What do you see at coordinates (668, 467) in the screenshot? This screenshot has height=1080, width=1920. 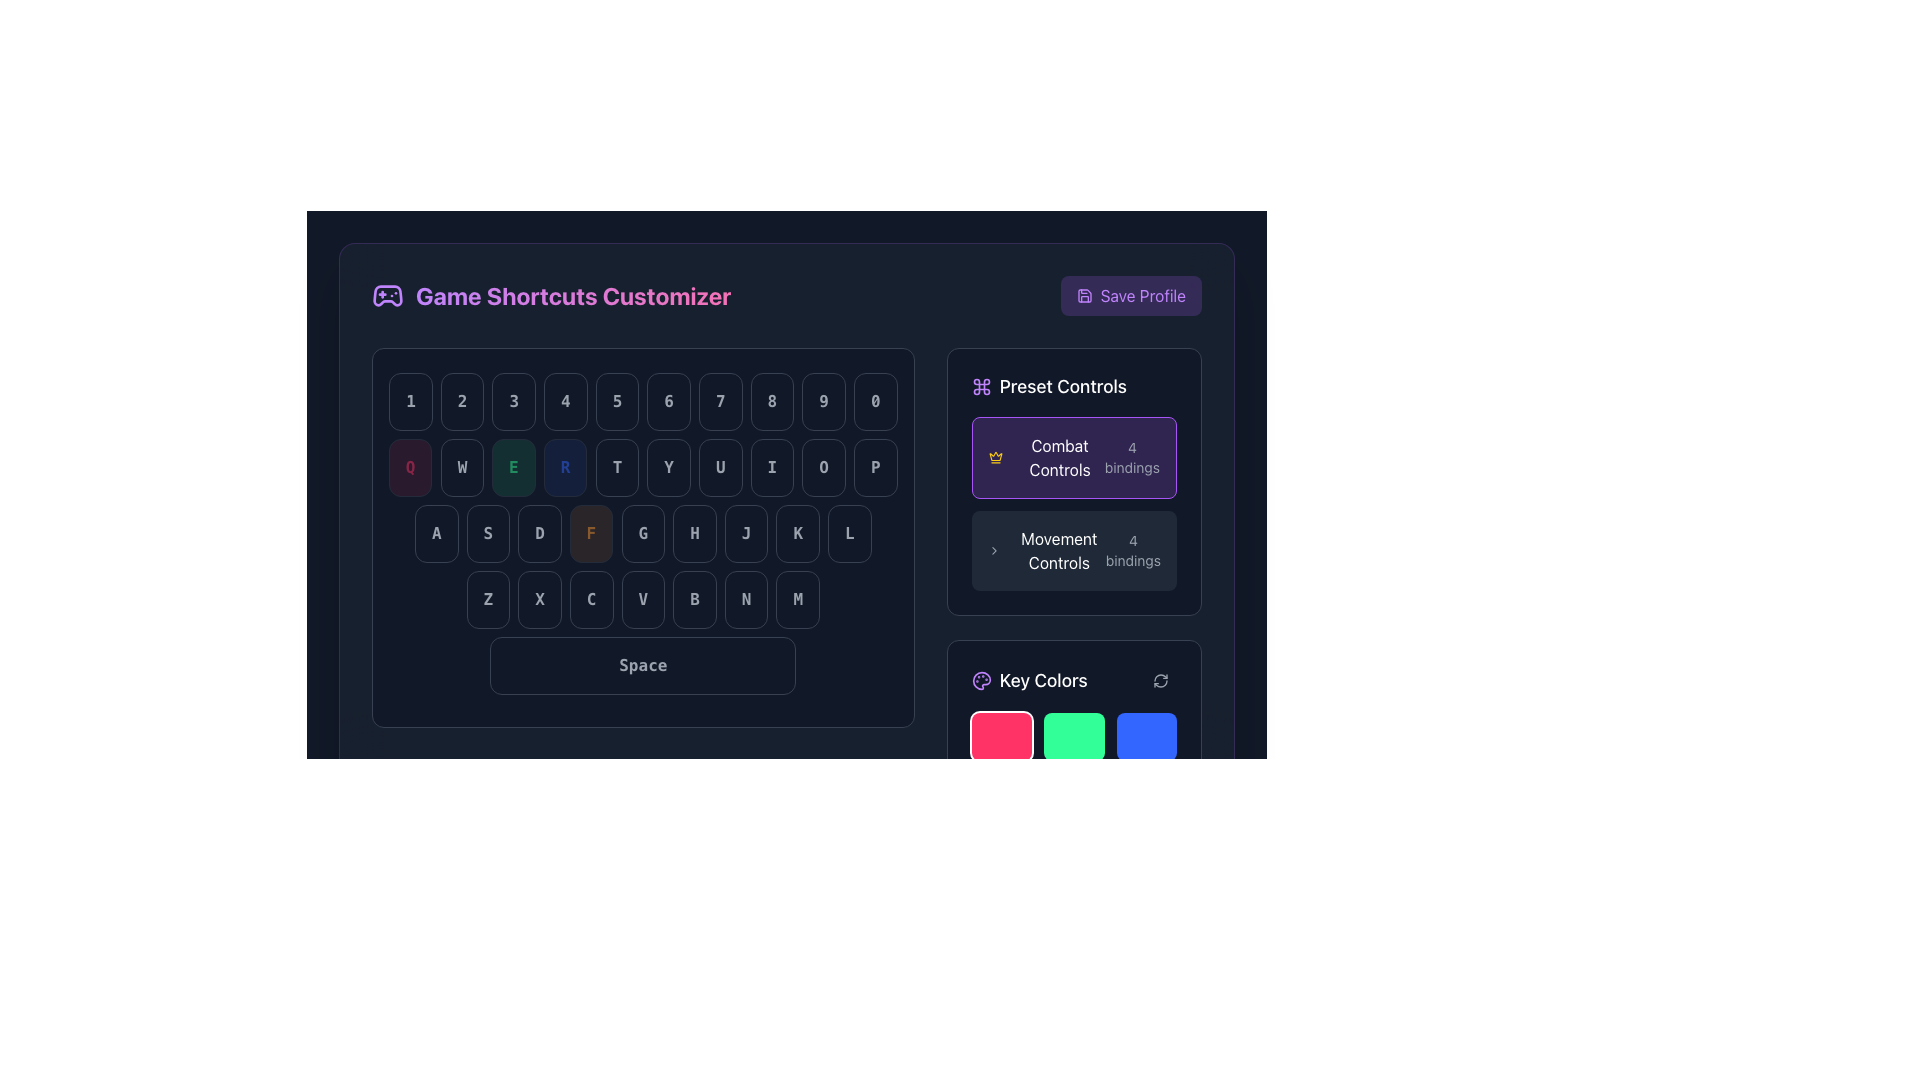 I see `the sixth button from the left in the horizontal series of buttons` at bounding box center [668, 467].